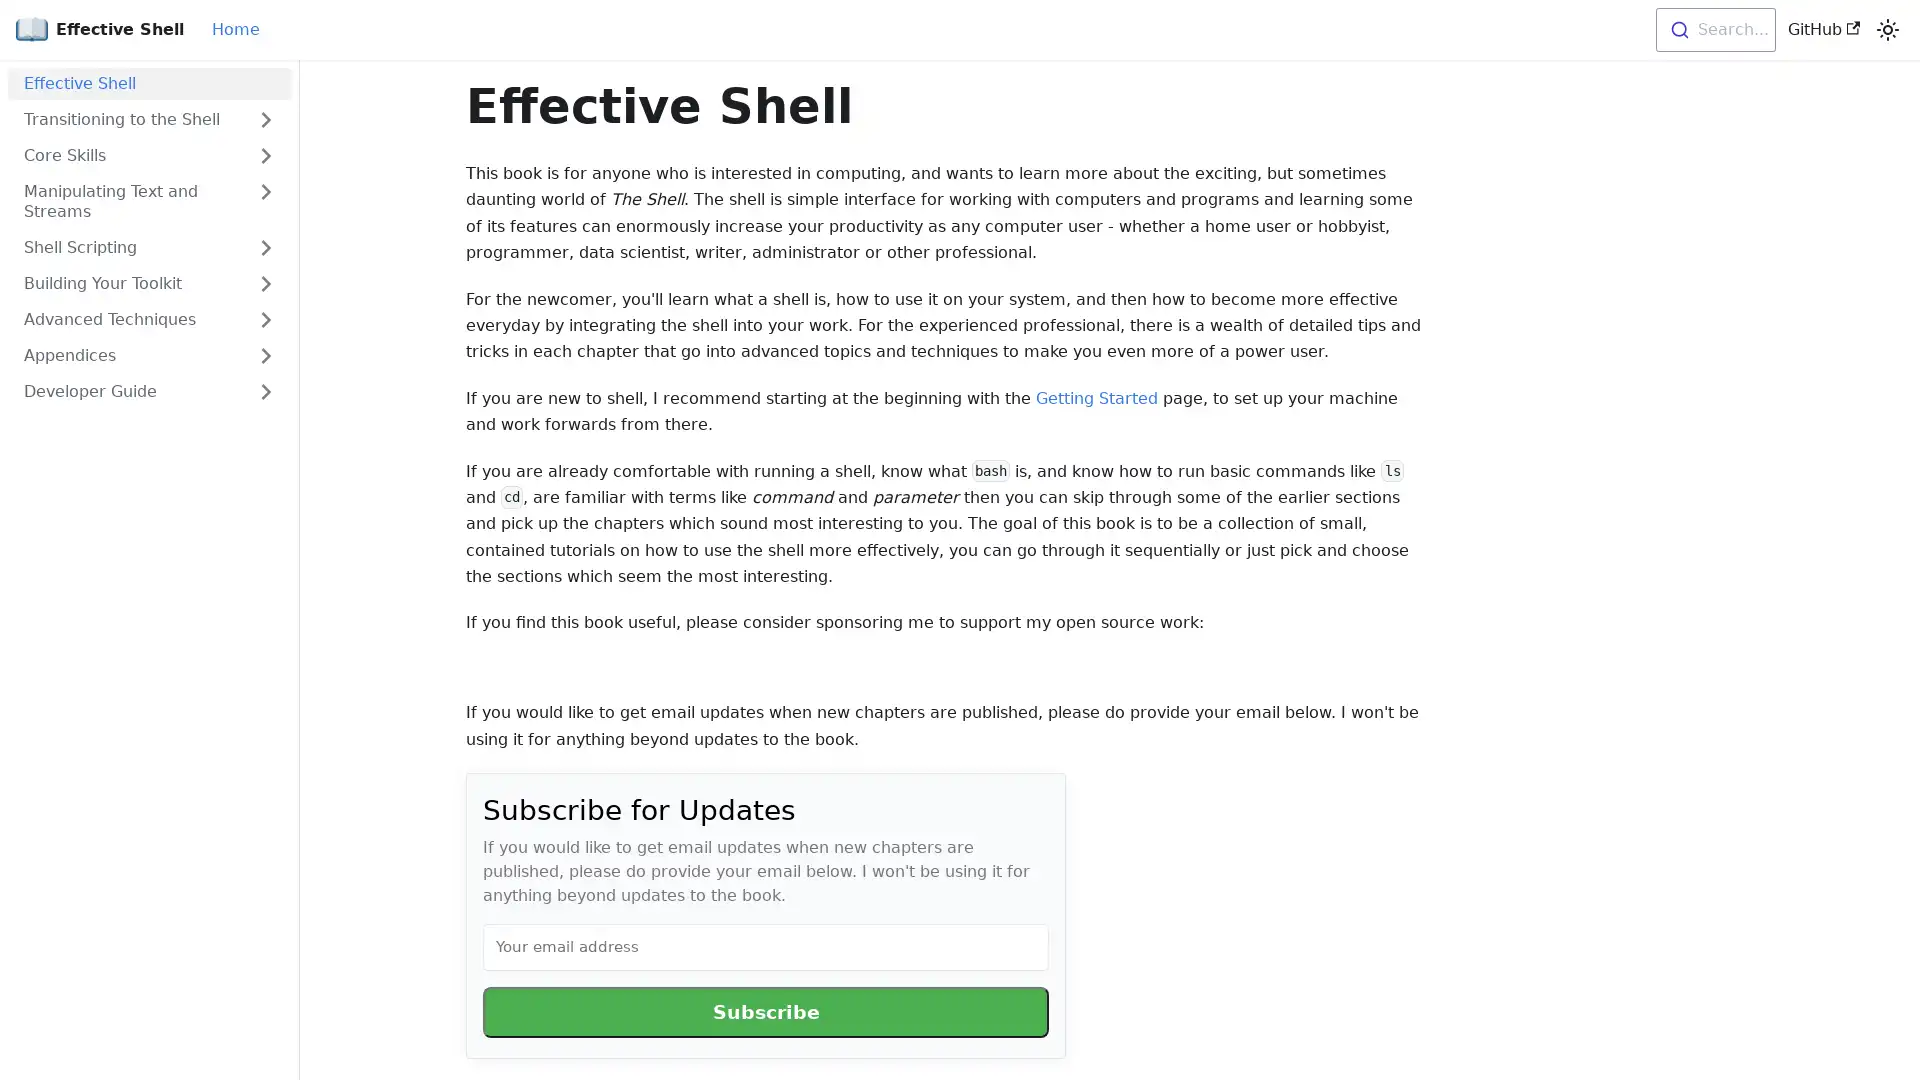 The image size is (1920, 1080). I want to click on Subscribe, so click(765, 1011).